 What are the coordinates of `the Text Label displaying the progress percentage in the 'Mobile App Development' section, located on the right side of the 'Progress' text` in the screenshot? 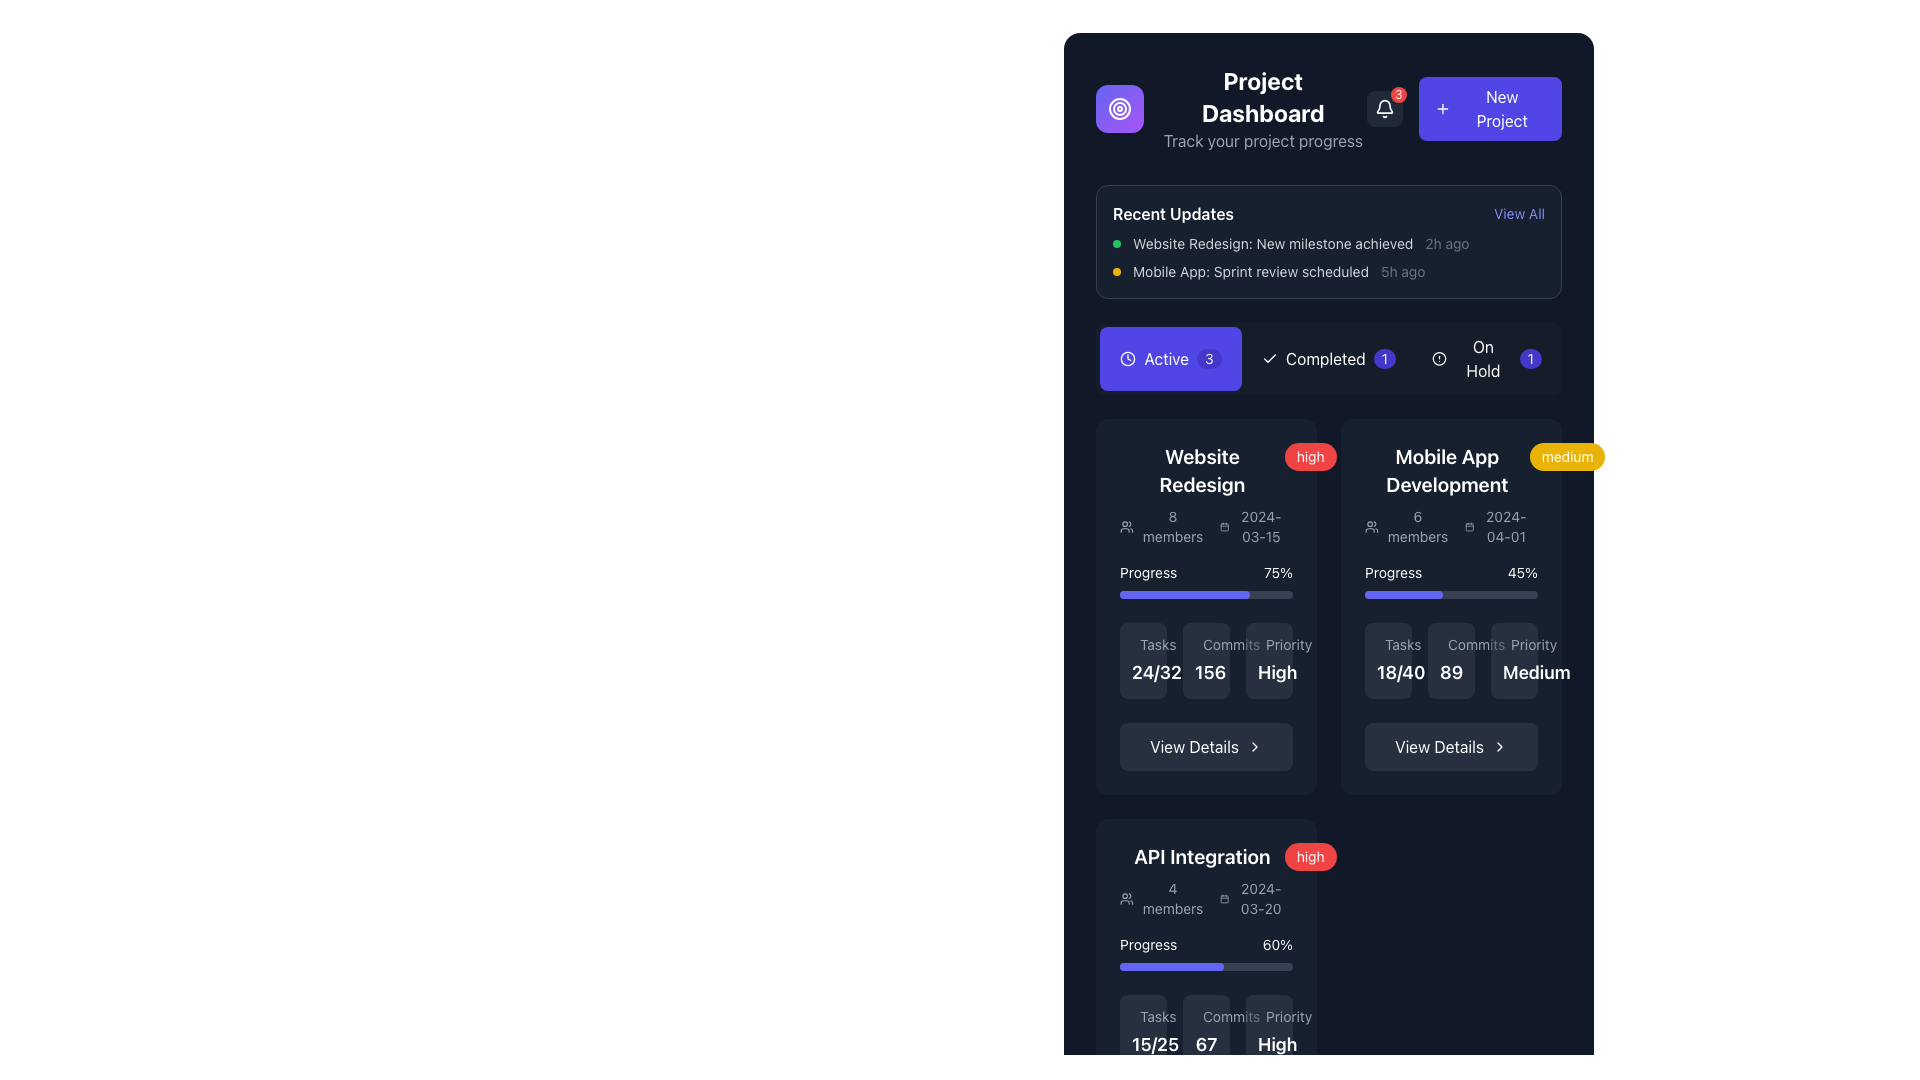 It's located at (1521, 573).